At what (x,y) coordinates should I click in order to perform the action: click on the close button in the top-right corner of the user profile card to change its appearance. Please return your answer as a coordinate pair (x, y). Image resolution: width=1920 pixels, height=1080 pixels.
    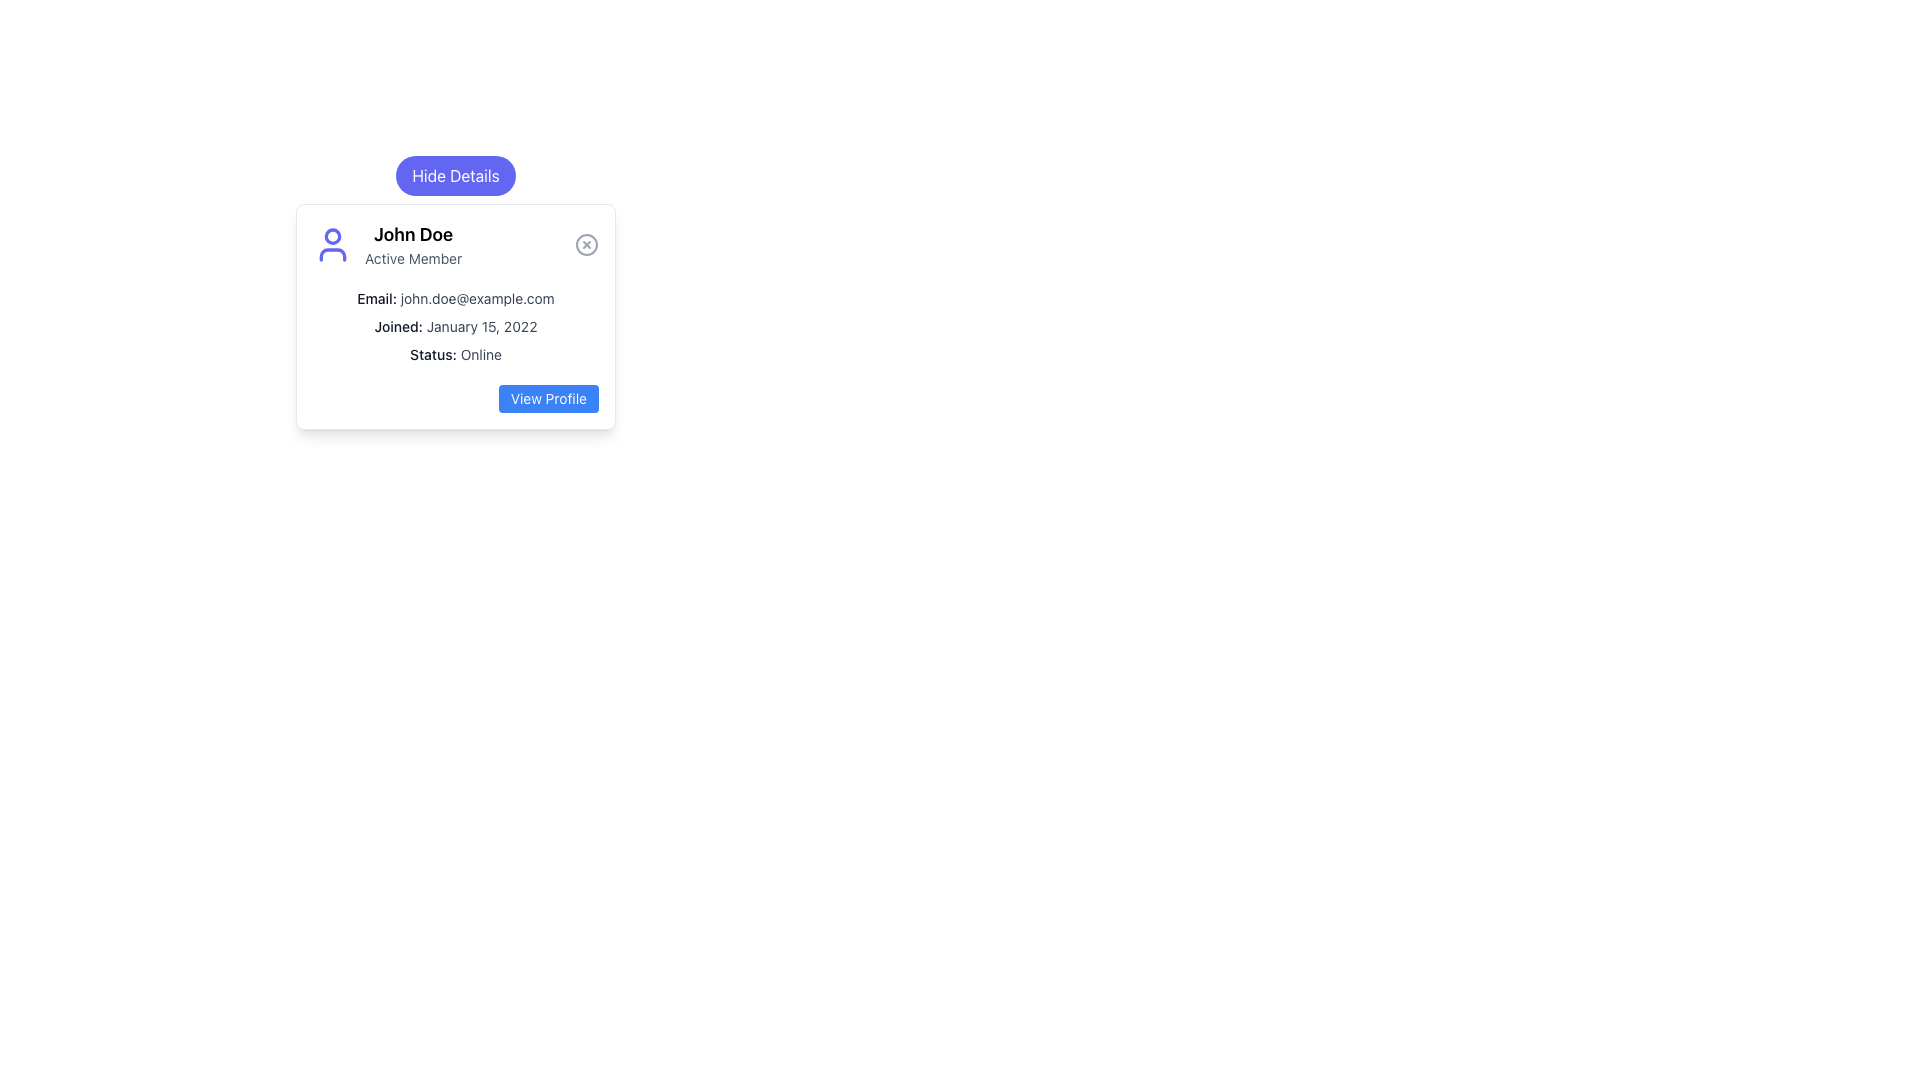
    Looking at the image, I should click on (585, 244).